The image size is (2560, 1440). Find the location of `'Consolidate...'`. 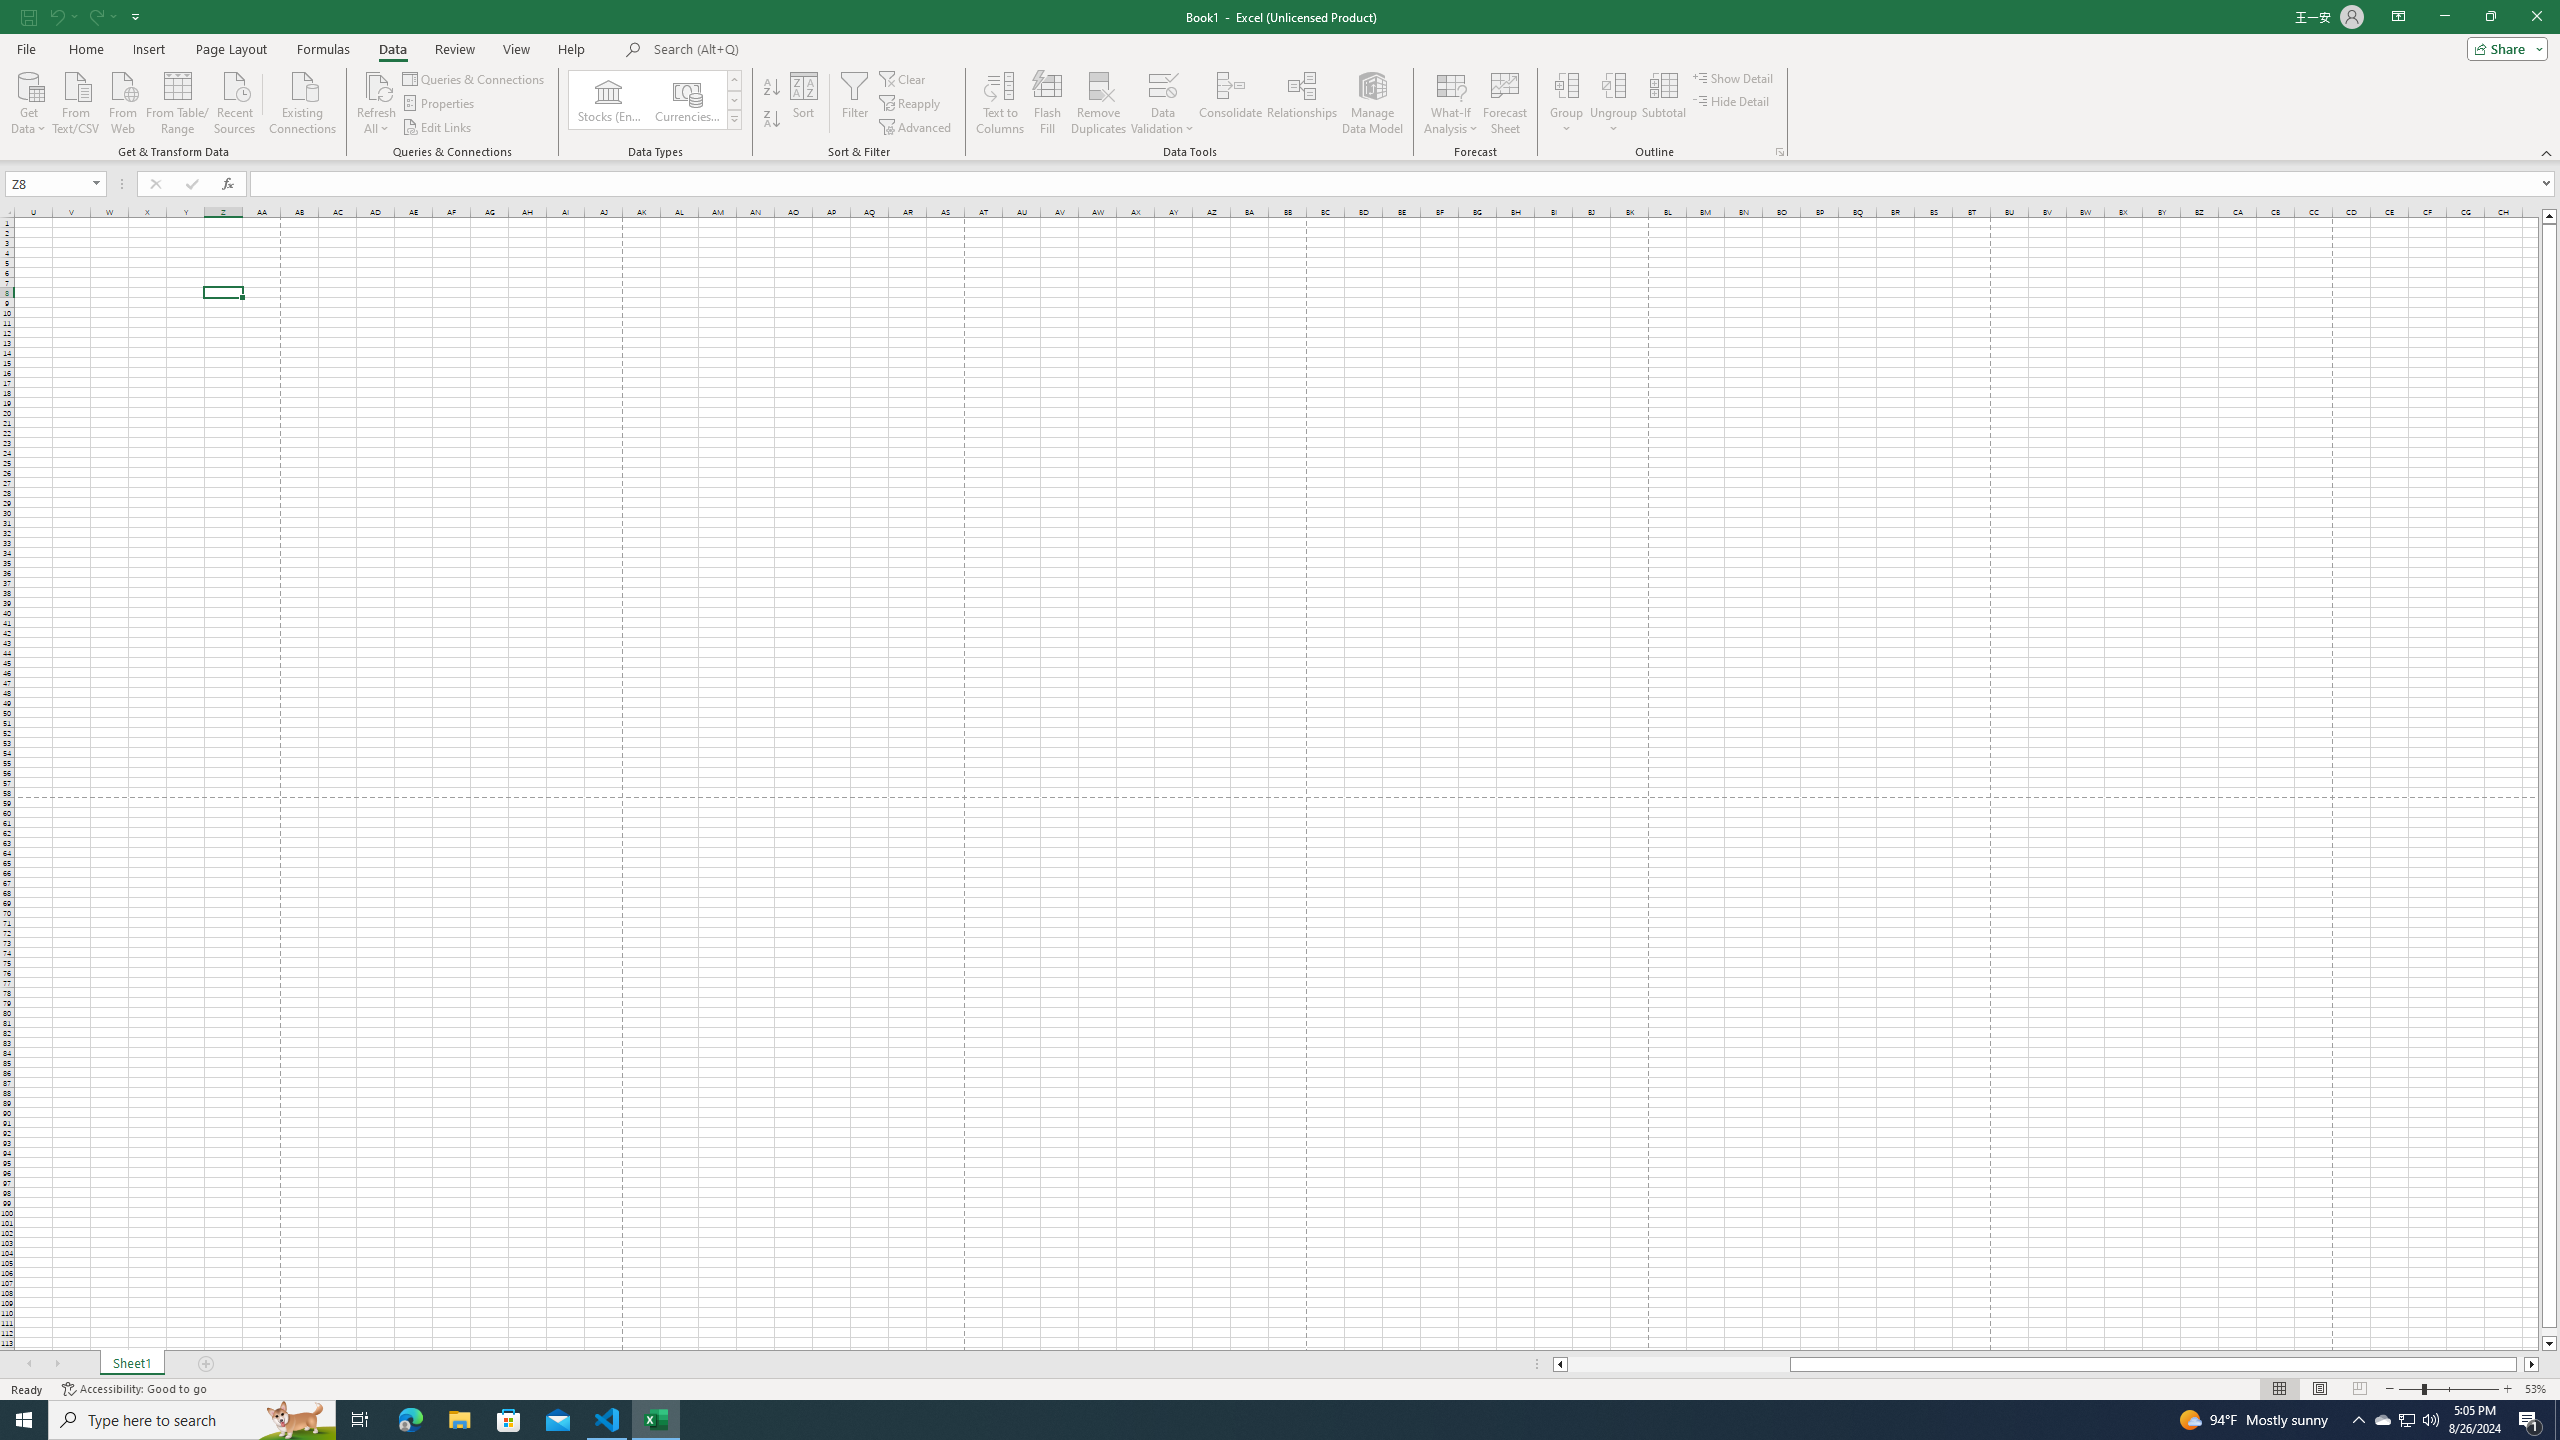

'Consolidate...' is located at coordinates (1231, 103).